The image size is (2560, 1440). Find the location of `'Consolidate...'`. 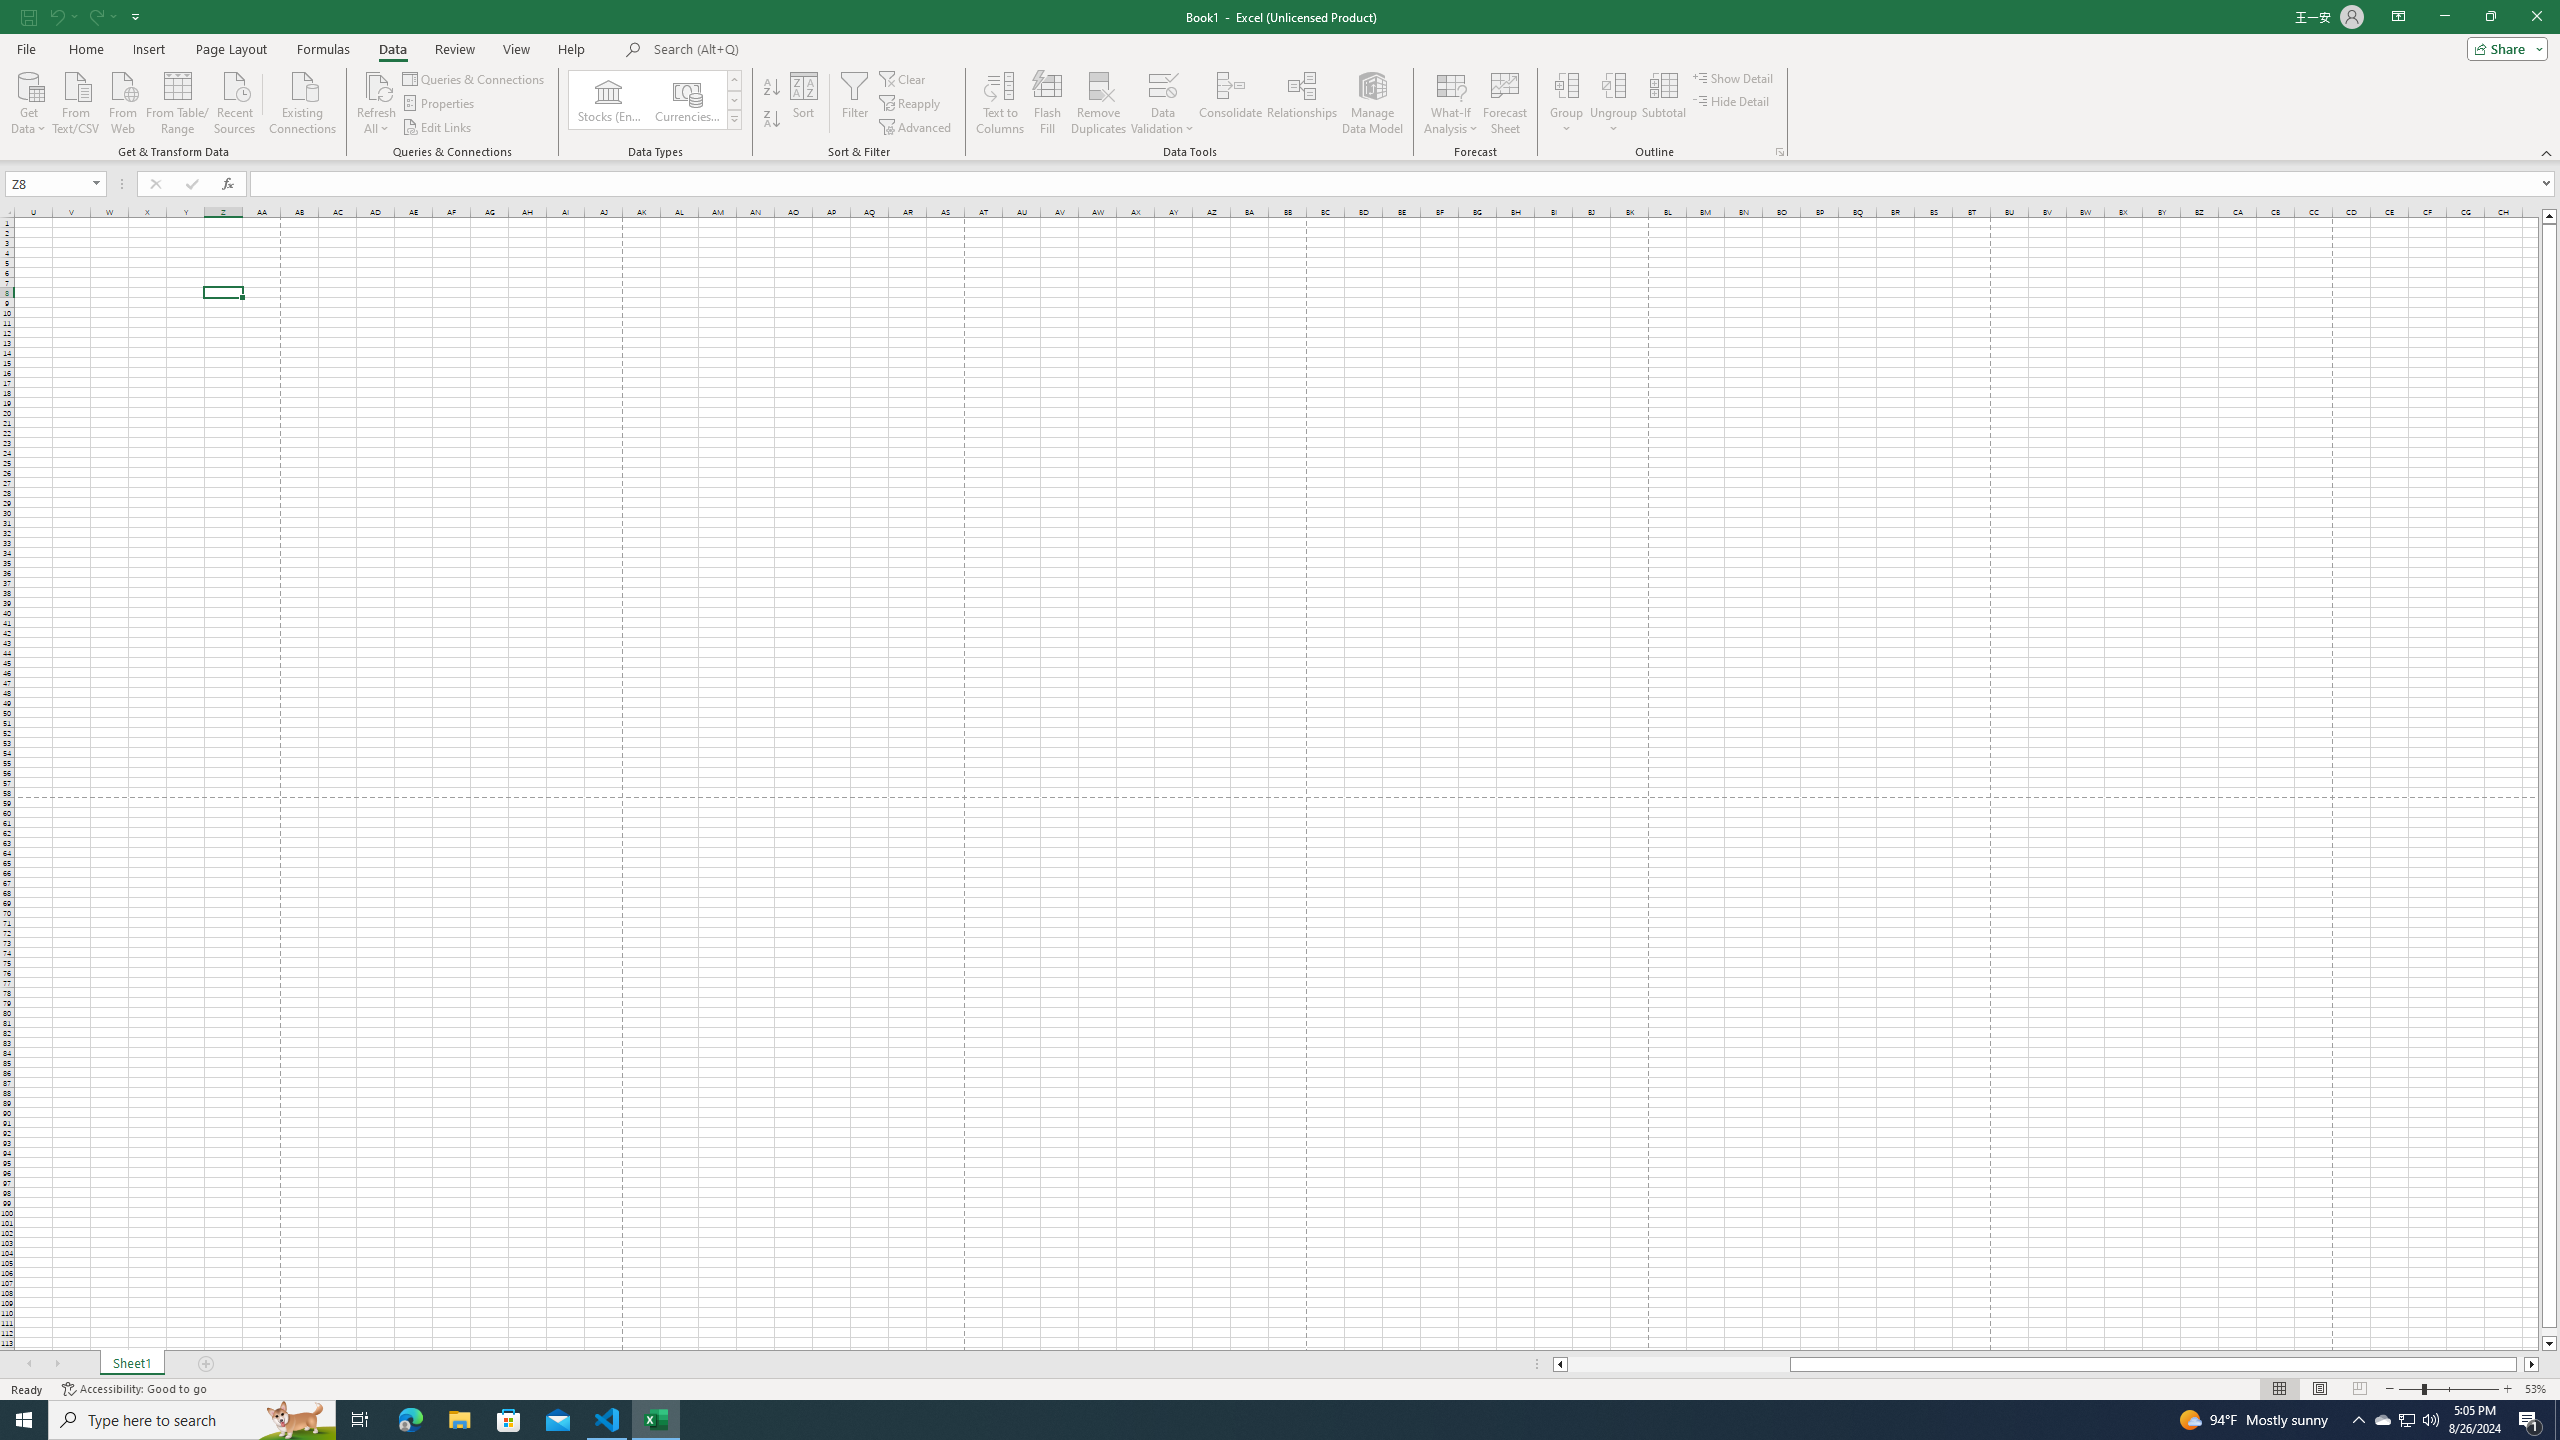

'Consolidate...' is located at coordinates (1231, 103).